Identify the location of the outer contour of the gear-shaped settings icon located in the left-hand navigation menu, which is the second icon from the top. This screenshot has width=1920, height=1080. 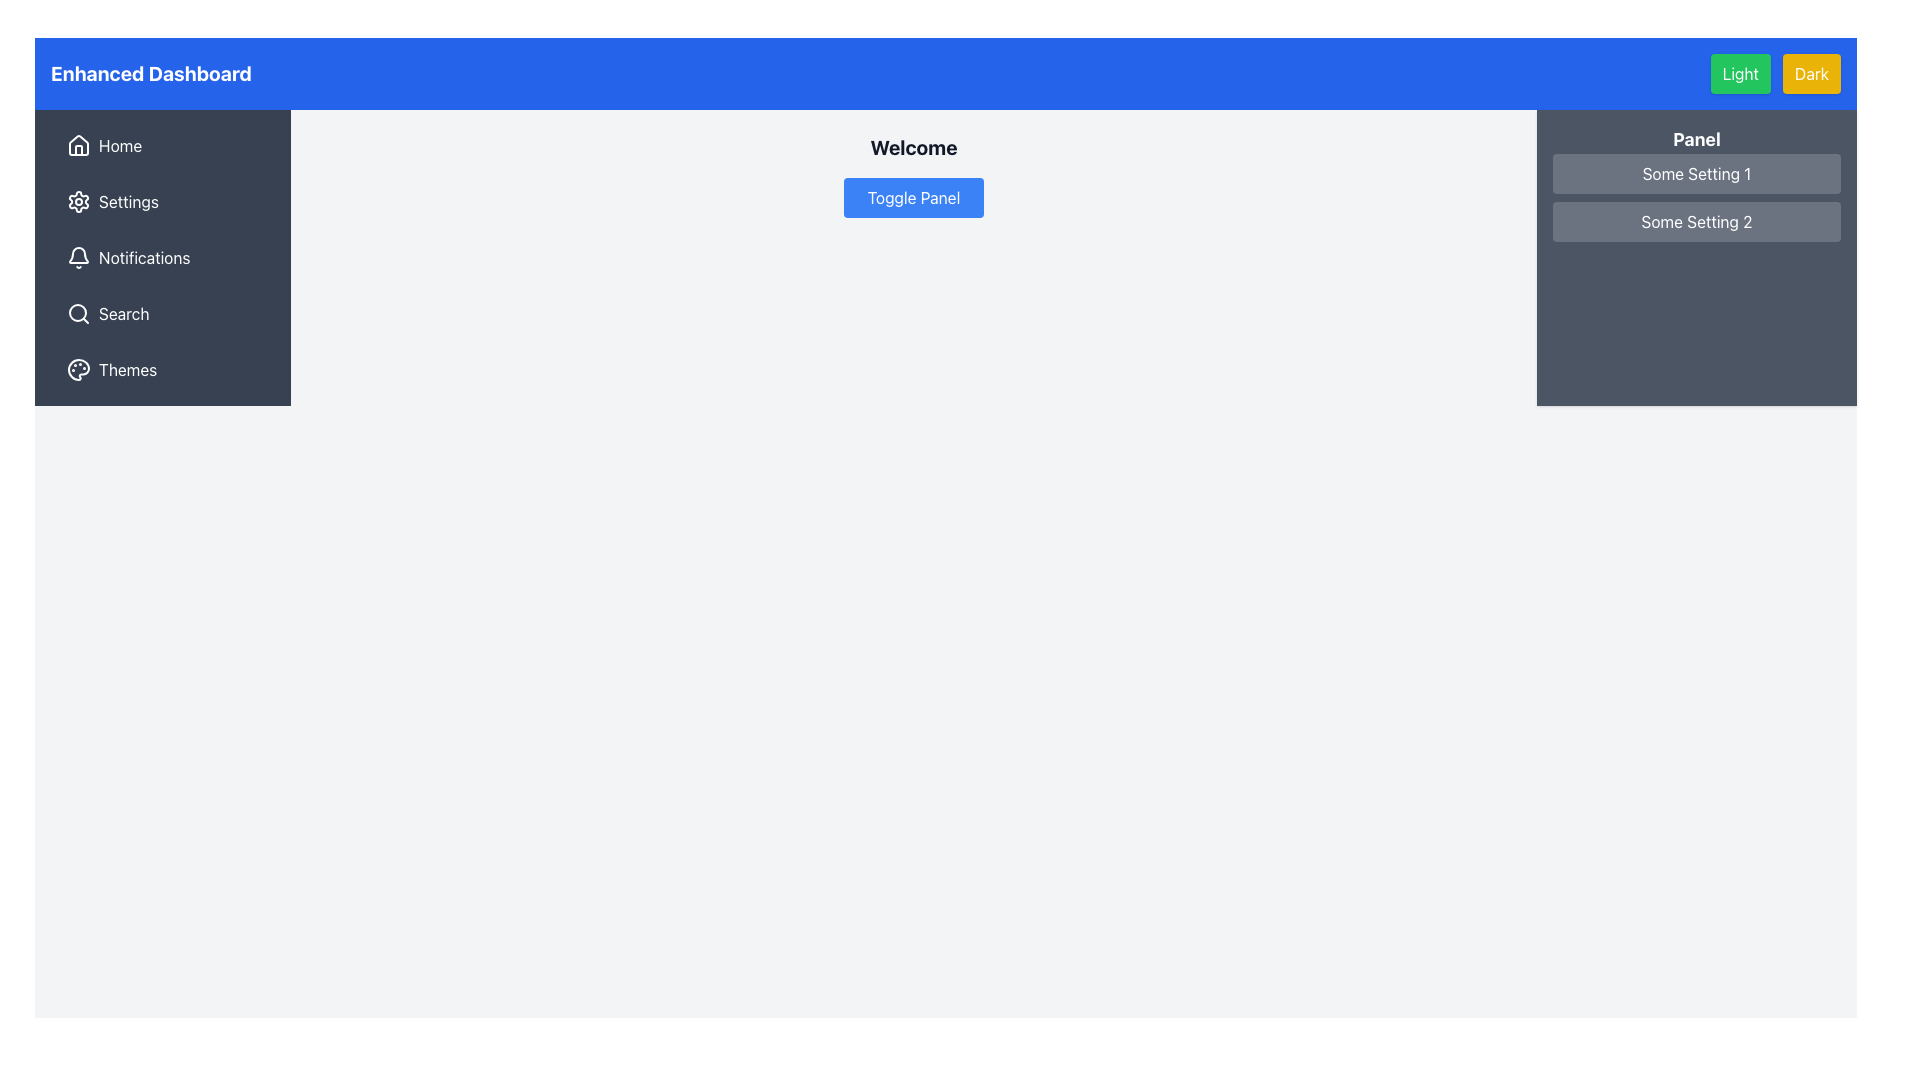
(78, 201).